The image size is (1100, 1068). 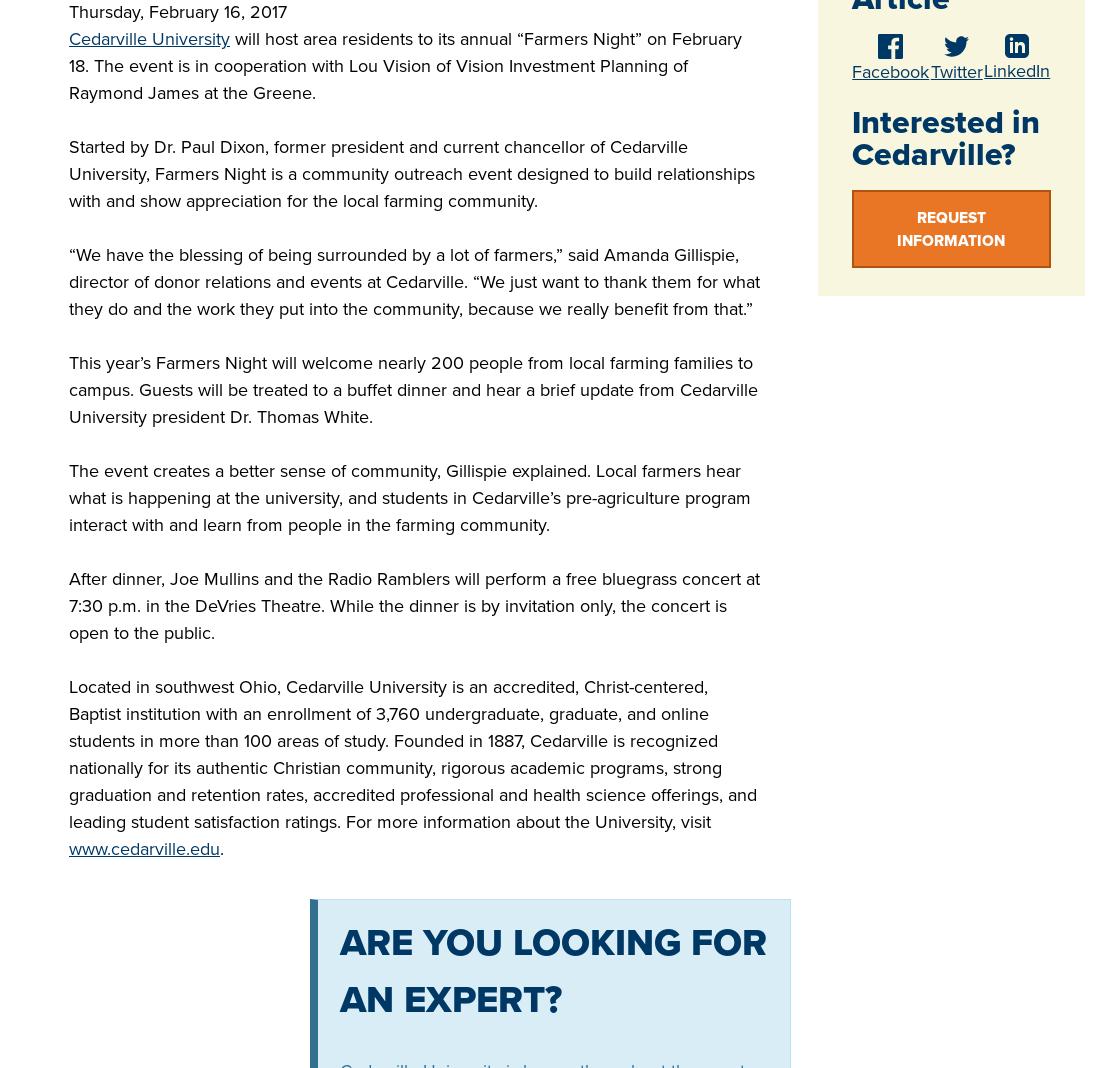 What do you see at coordinates (67, 498) in the screenshot?
I see `'The event creates a better sense of community, Gillispie explained. Local farmers hear what is happening at the university, and students in Cedarville’s pre-agriculture program interact with and learn from people in the farming community.'` at bounding box center [67, 498].